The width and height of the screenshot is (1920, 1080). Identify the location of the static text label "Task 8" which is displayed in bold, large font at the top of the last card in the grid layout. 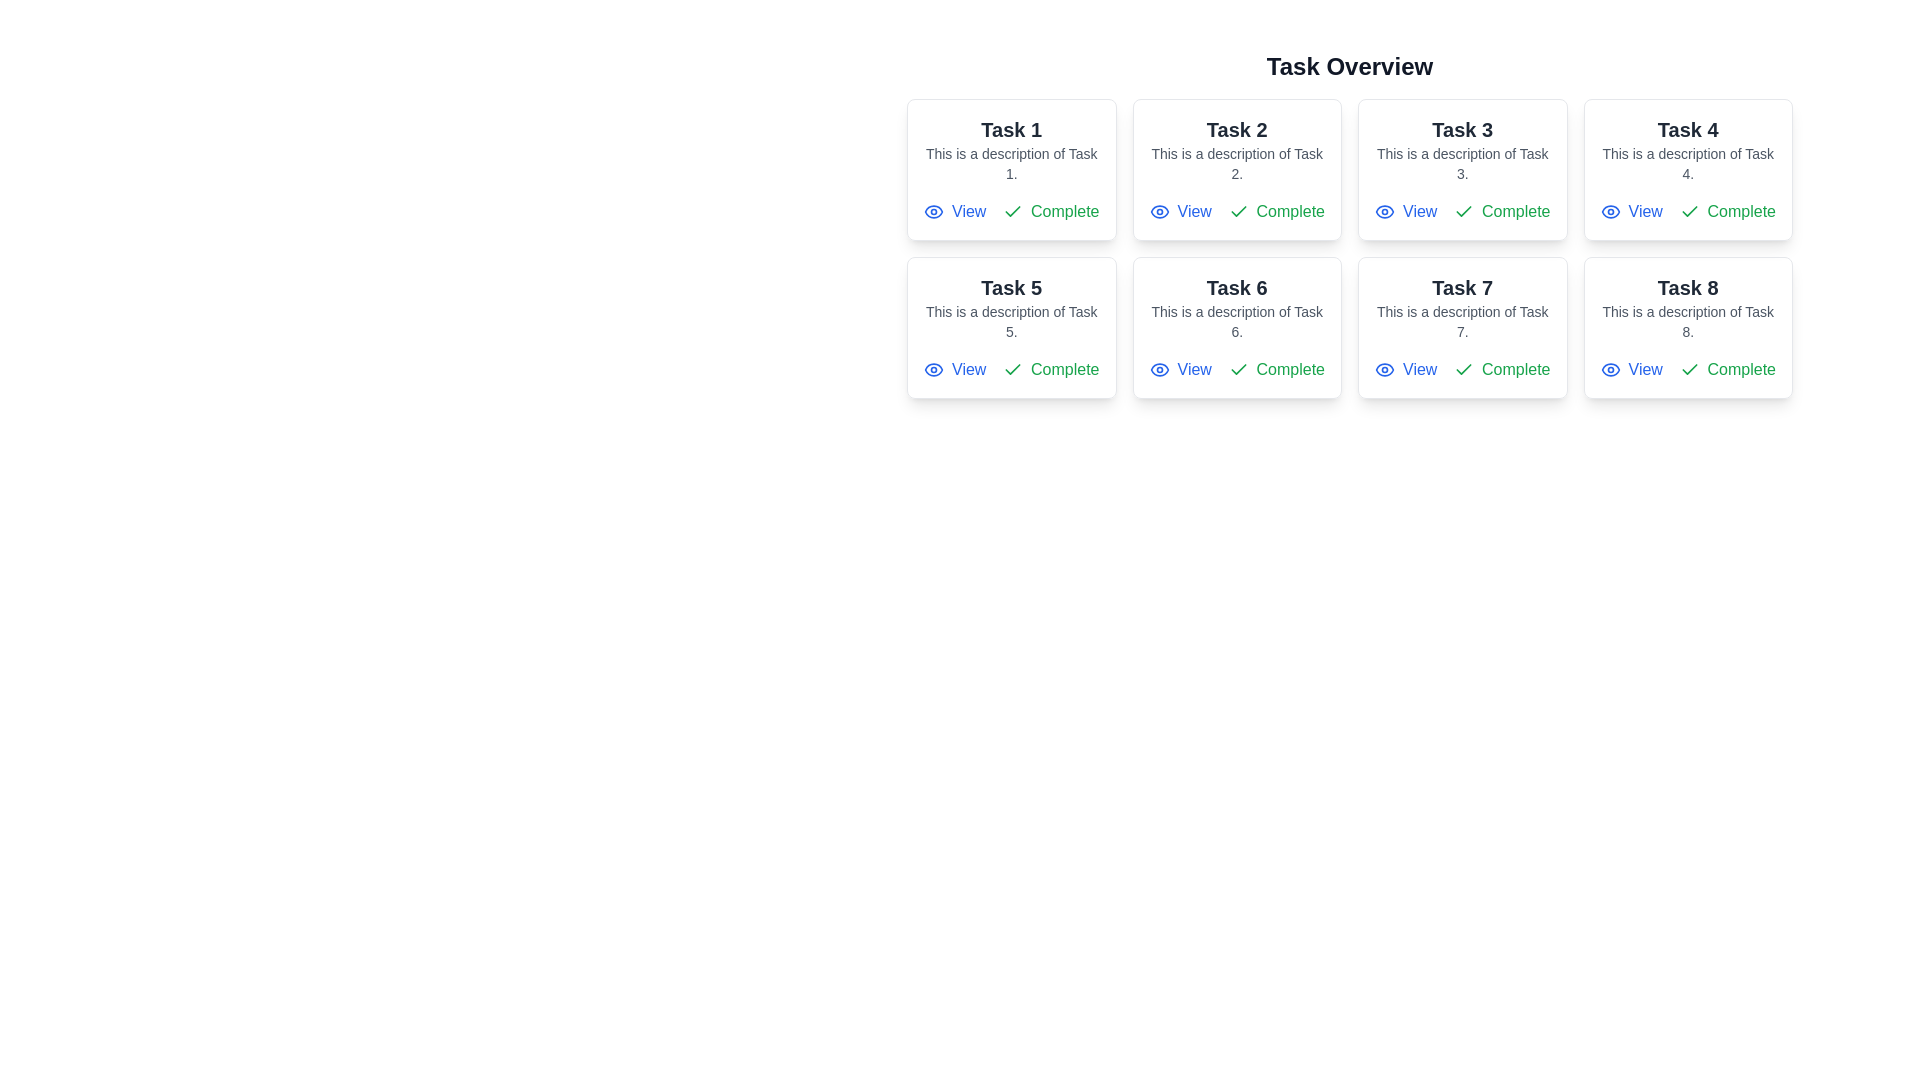
(1687, 288).